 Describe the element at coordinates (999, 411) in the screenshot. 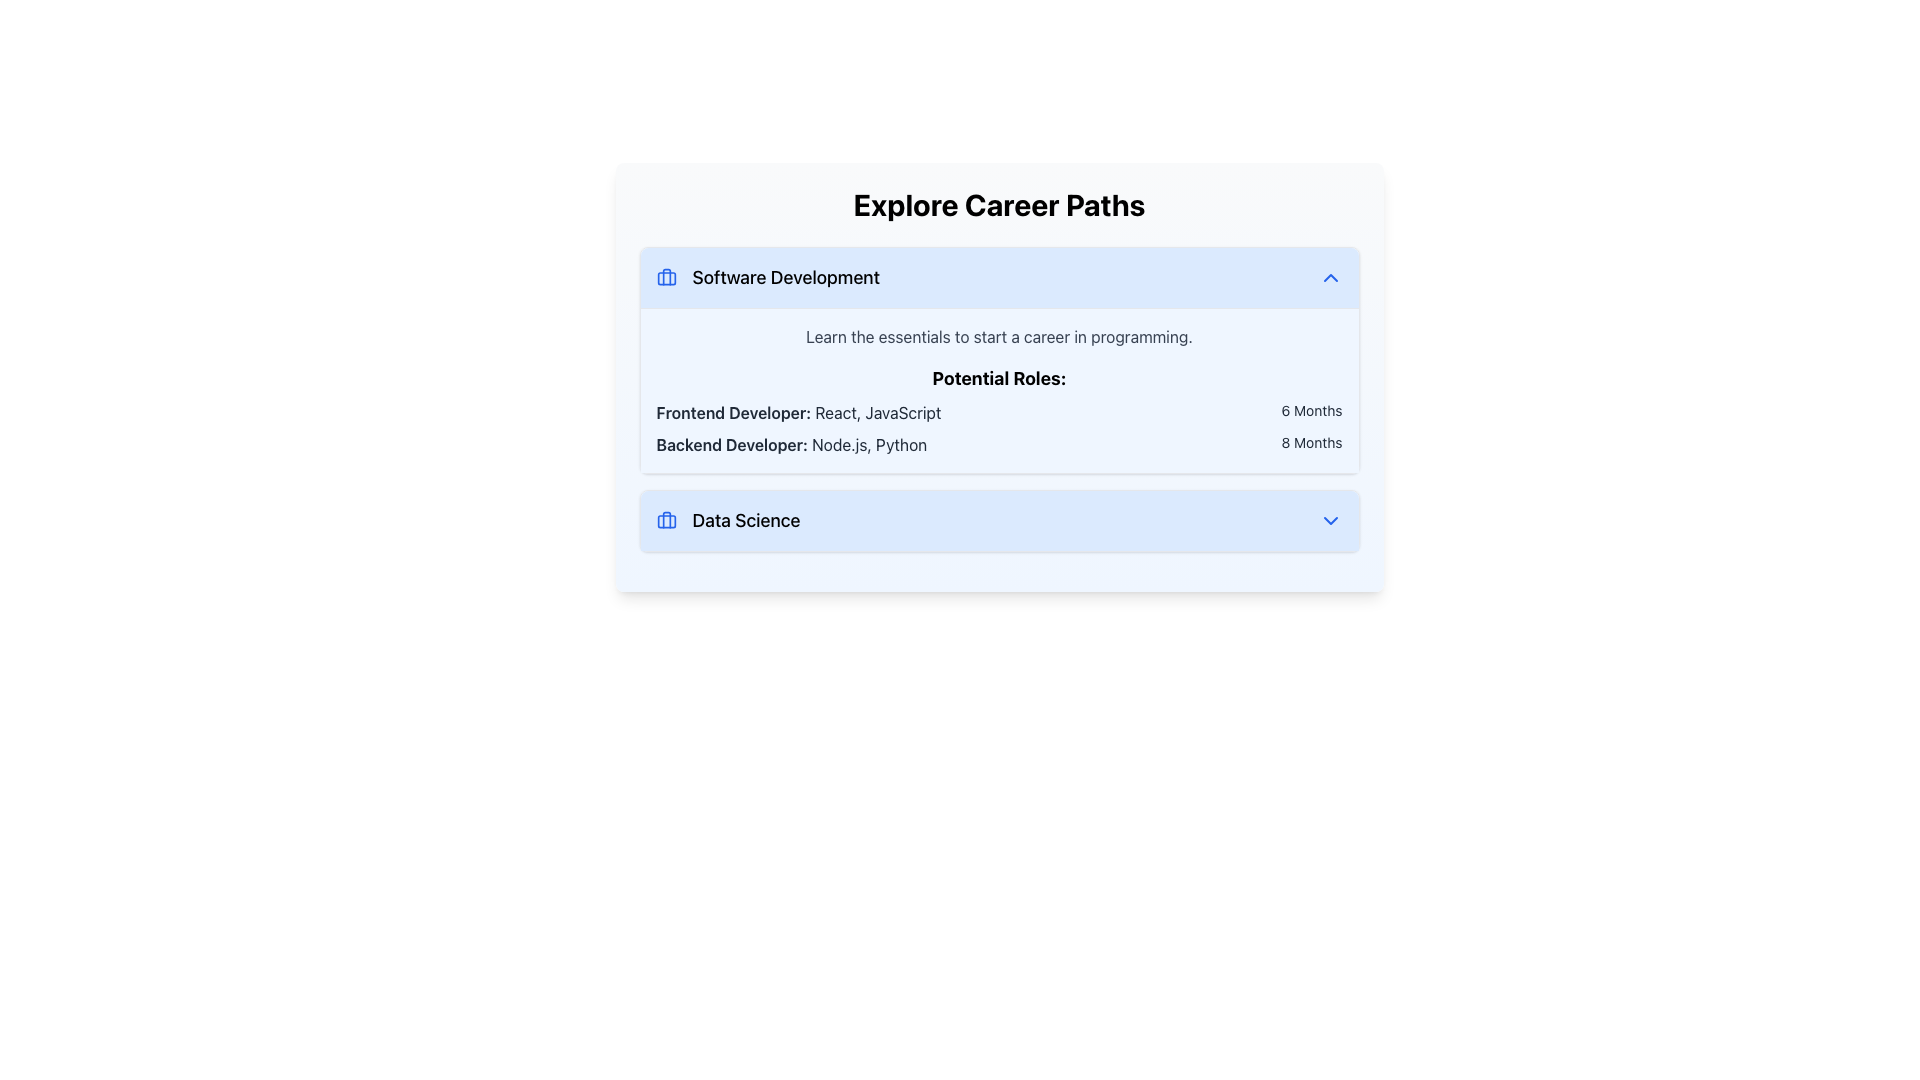

I see `the job title 'Frontend Developer: React, JavaScript' in the first list item under the 'Potential Roles' section to interact` at that location.